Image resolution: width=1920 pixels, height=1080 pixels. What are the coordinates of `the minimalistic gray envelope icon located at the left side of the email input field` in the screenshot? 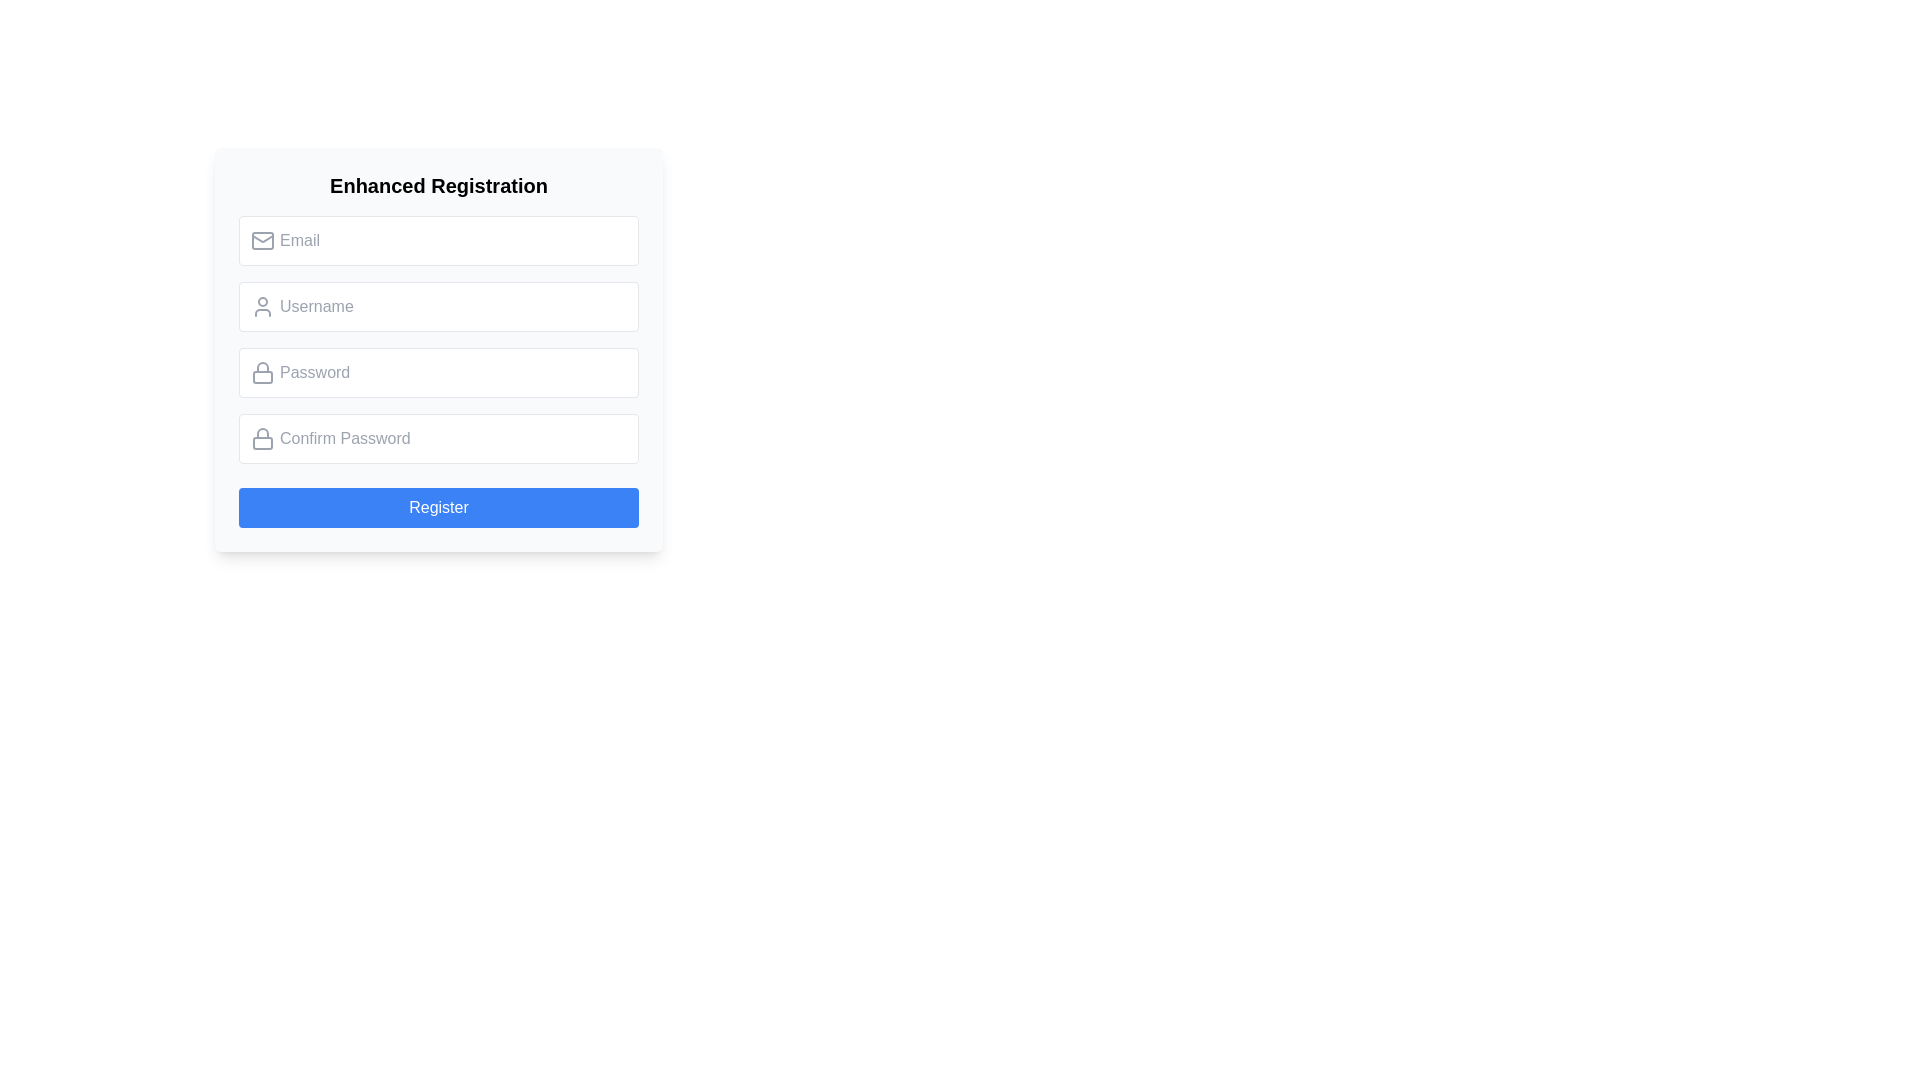 It's located at (262, 239).